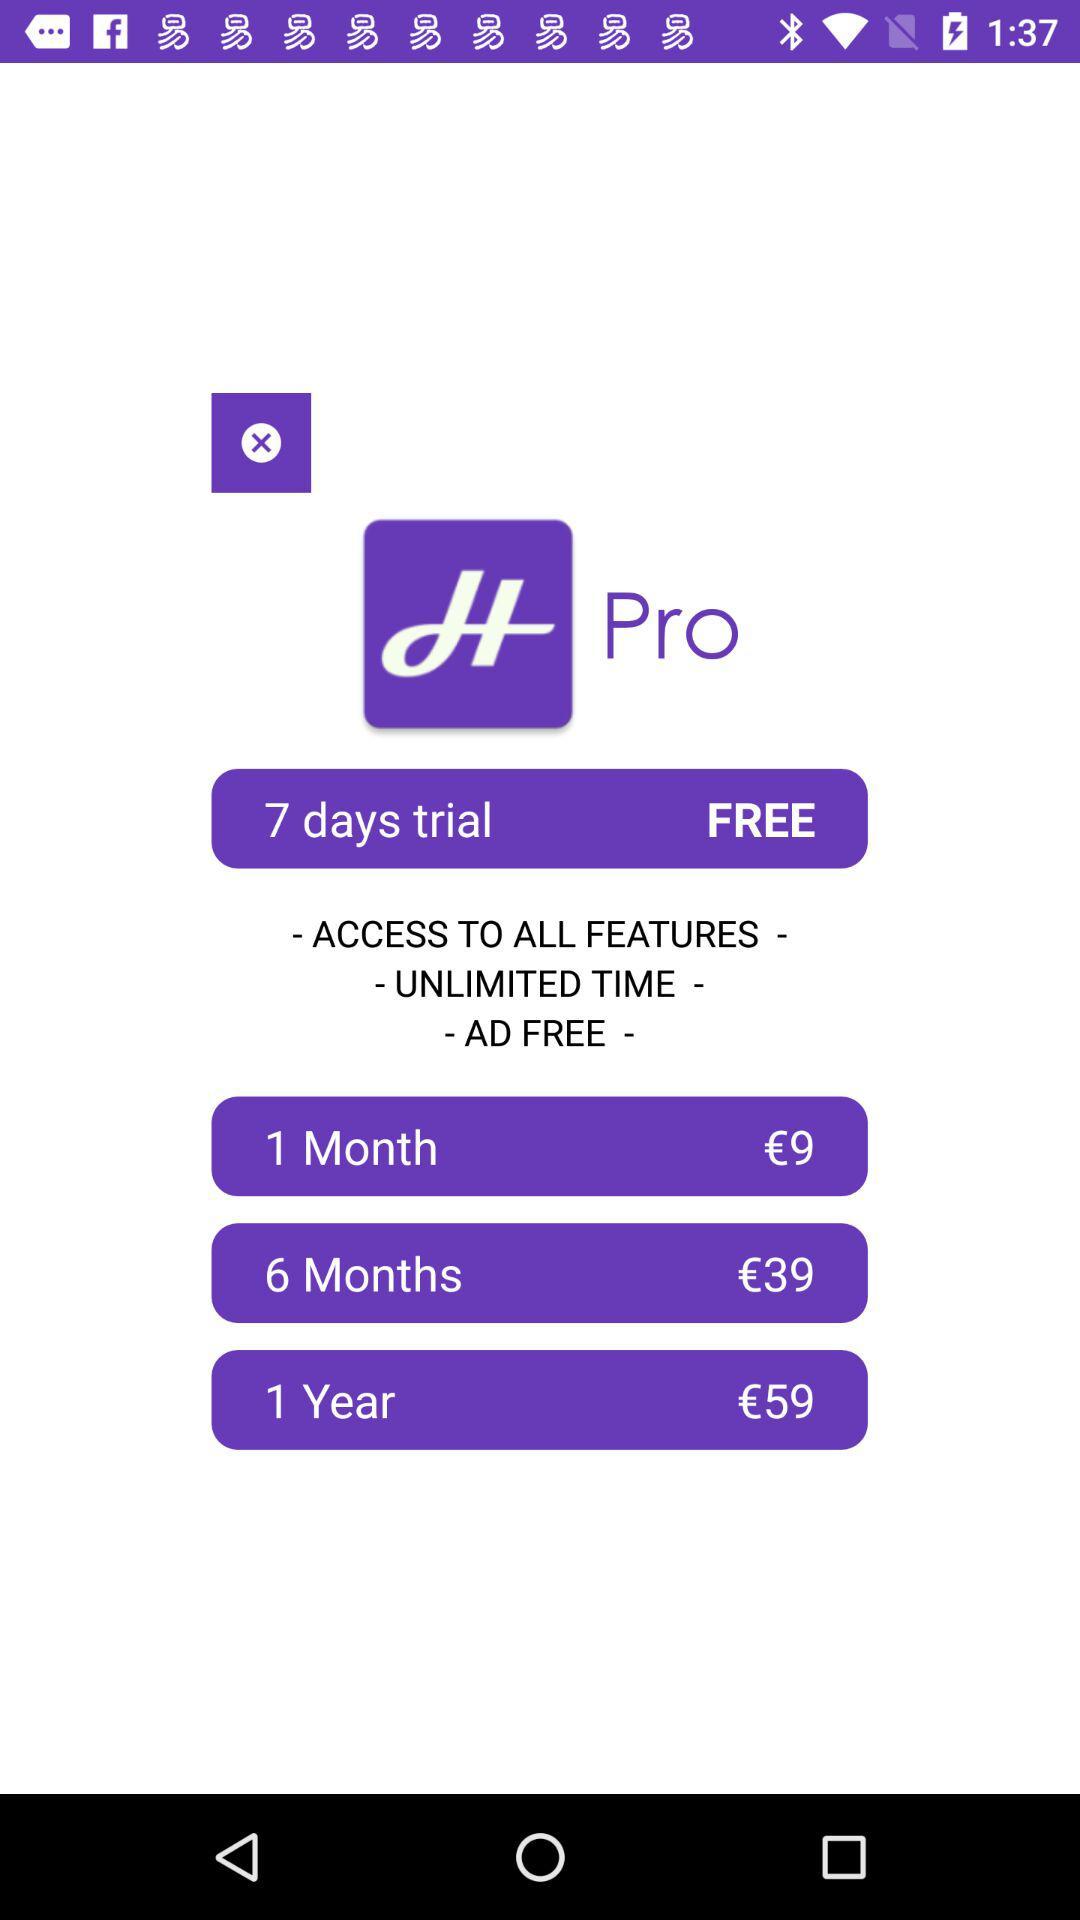 The width and height of the screenshot is (1080, 1920). Describe the element at coordinates (260, 441) in the screenshot. I see `exit from the page` at that location.